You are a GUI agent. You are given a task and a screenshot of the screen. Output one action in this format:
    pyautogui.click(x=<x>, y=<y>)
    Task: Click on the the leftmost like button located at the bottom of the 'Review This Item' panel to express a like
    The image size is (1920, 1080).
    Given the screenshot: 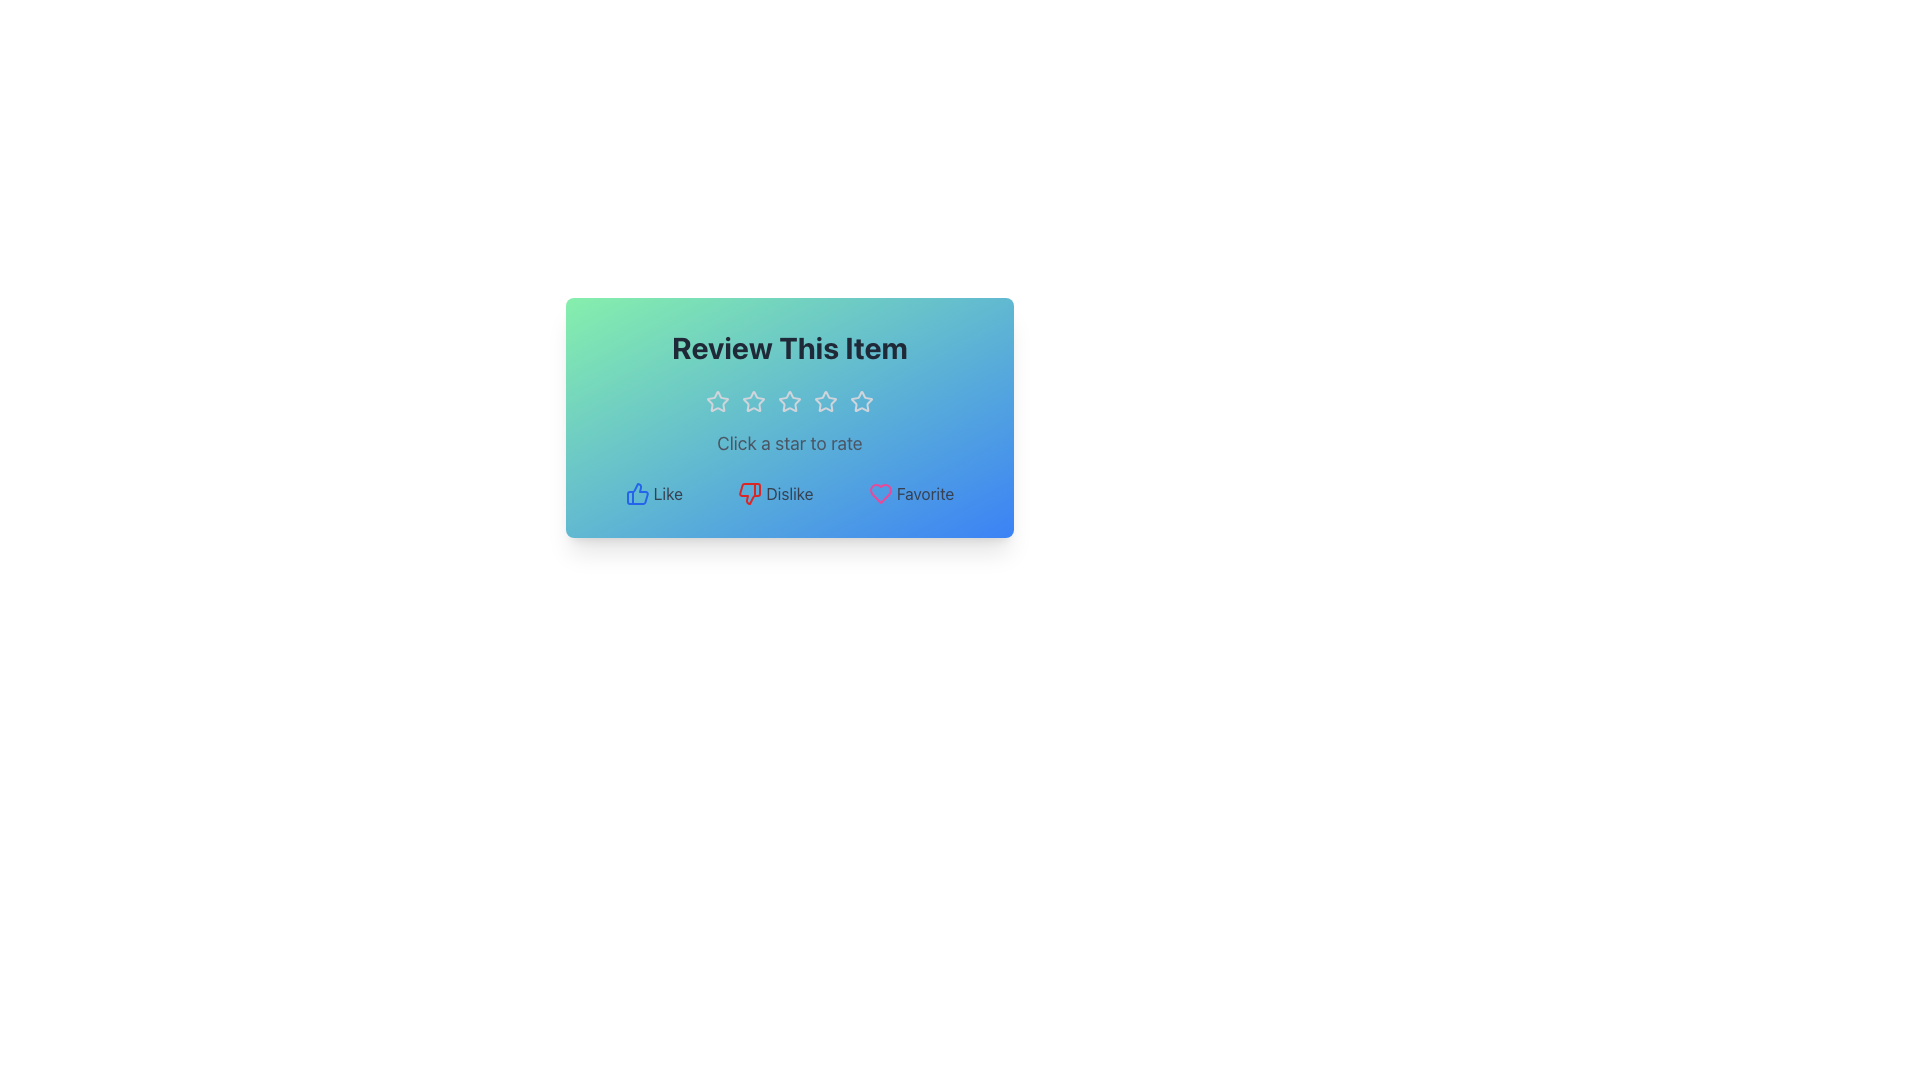 What is the action you would take?
    pyautogui.click(x=653, y=493)
    